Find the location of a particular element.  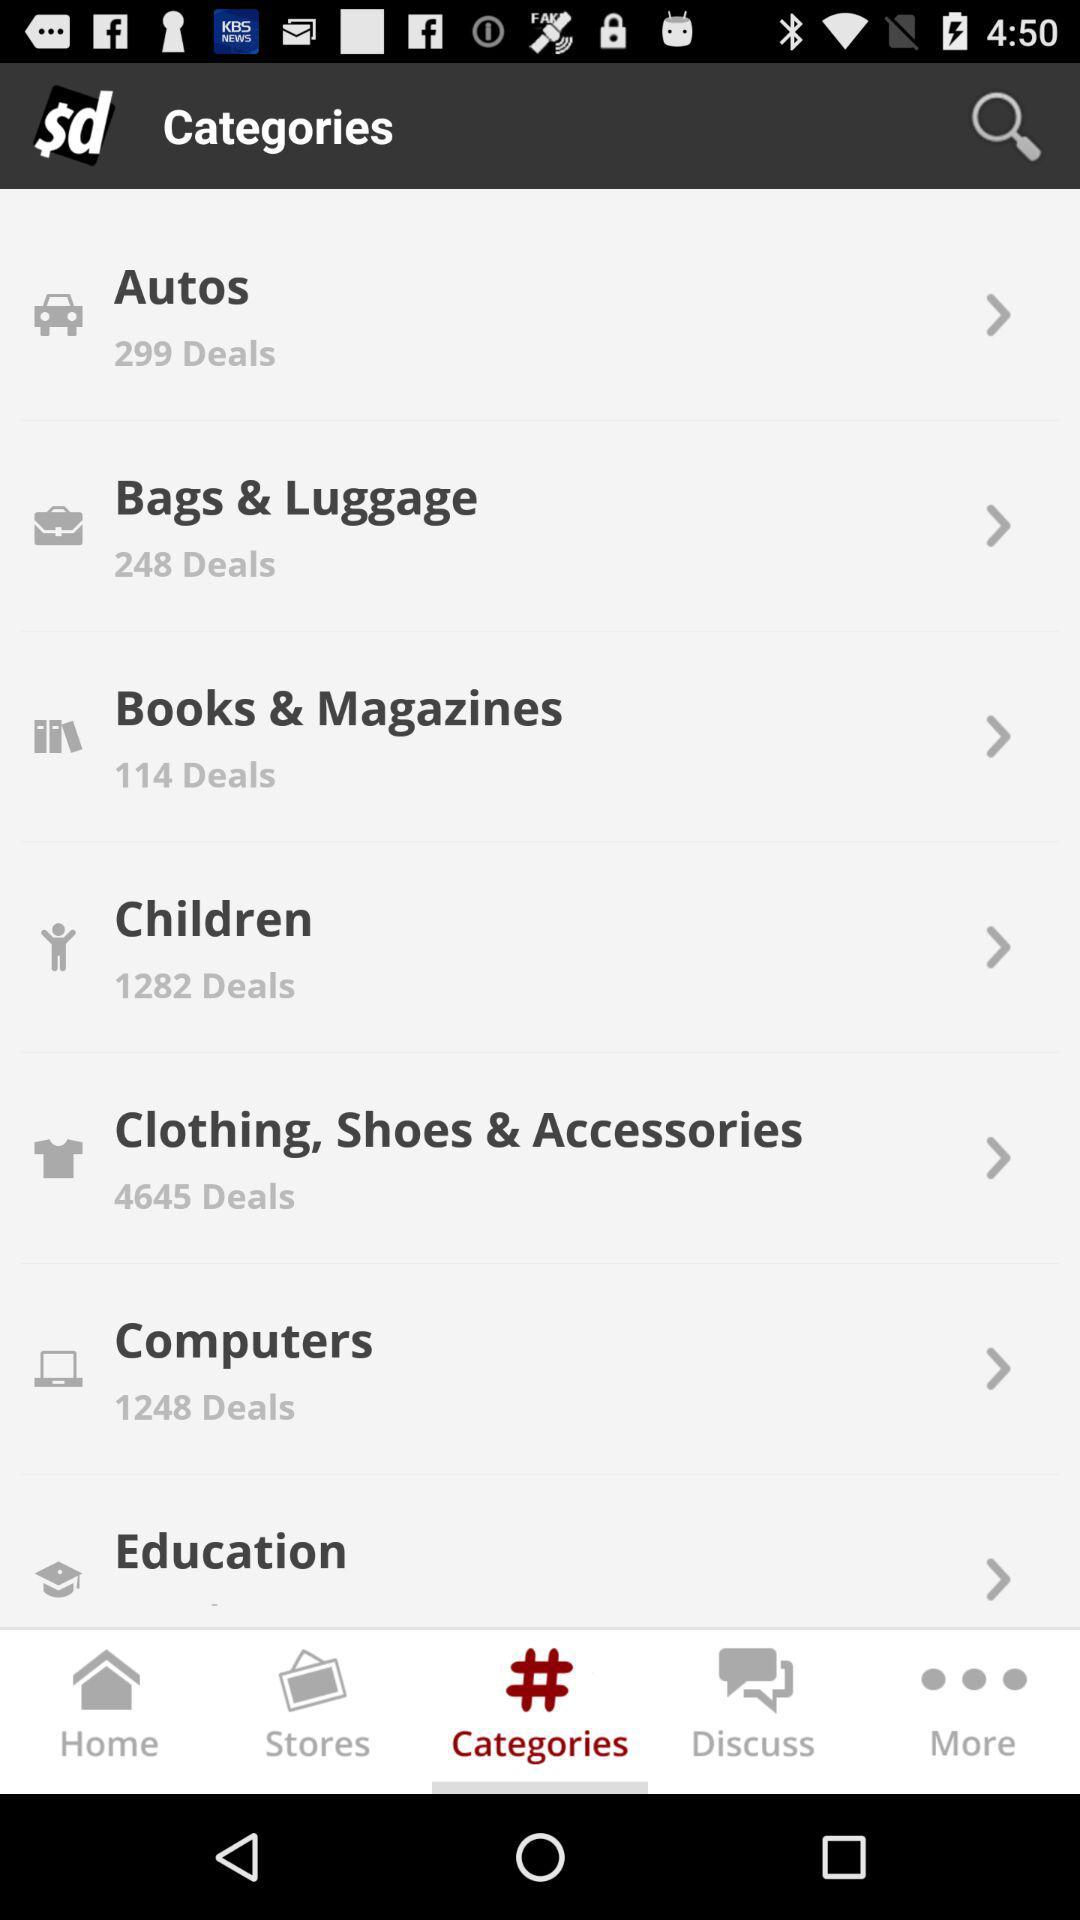

app above the 299 deals icon is located at coordinates (181, 284).